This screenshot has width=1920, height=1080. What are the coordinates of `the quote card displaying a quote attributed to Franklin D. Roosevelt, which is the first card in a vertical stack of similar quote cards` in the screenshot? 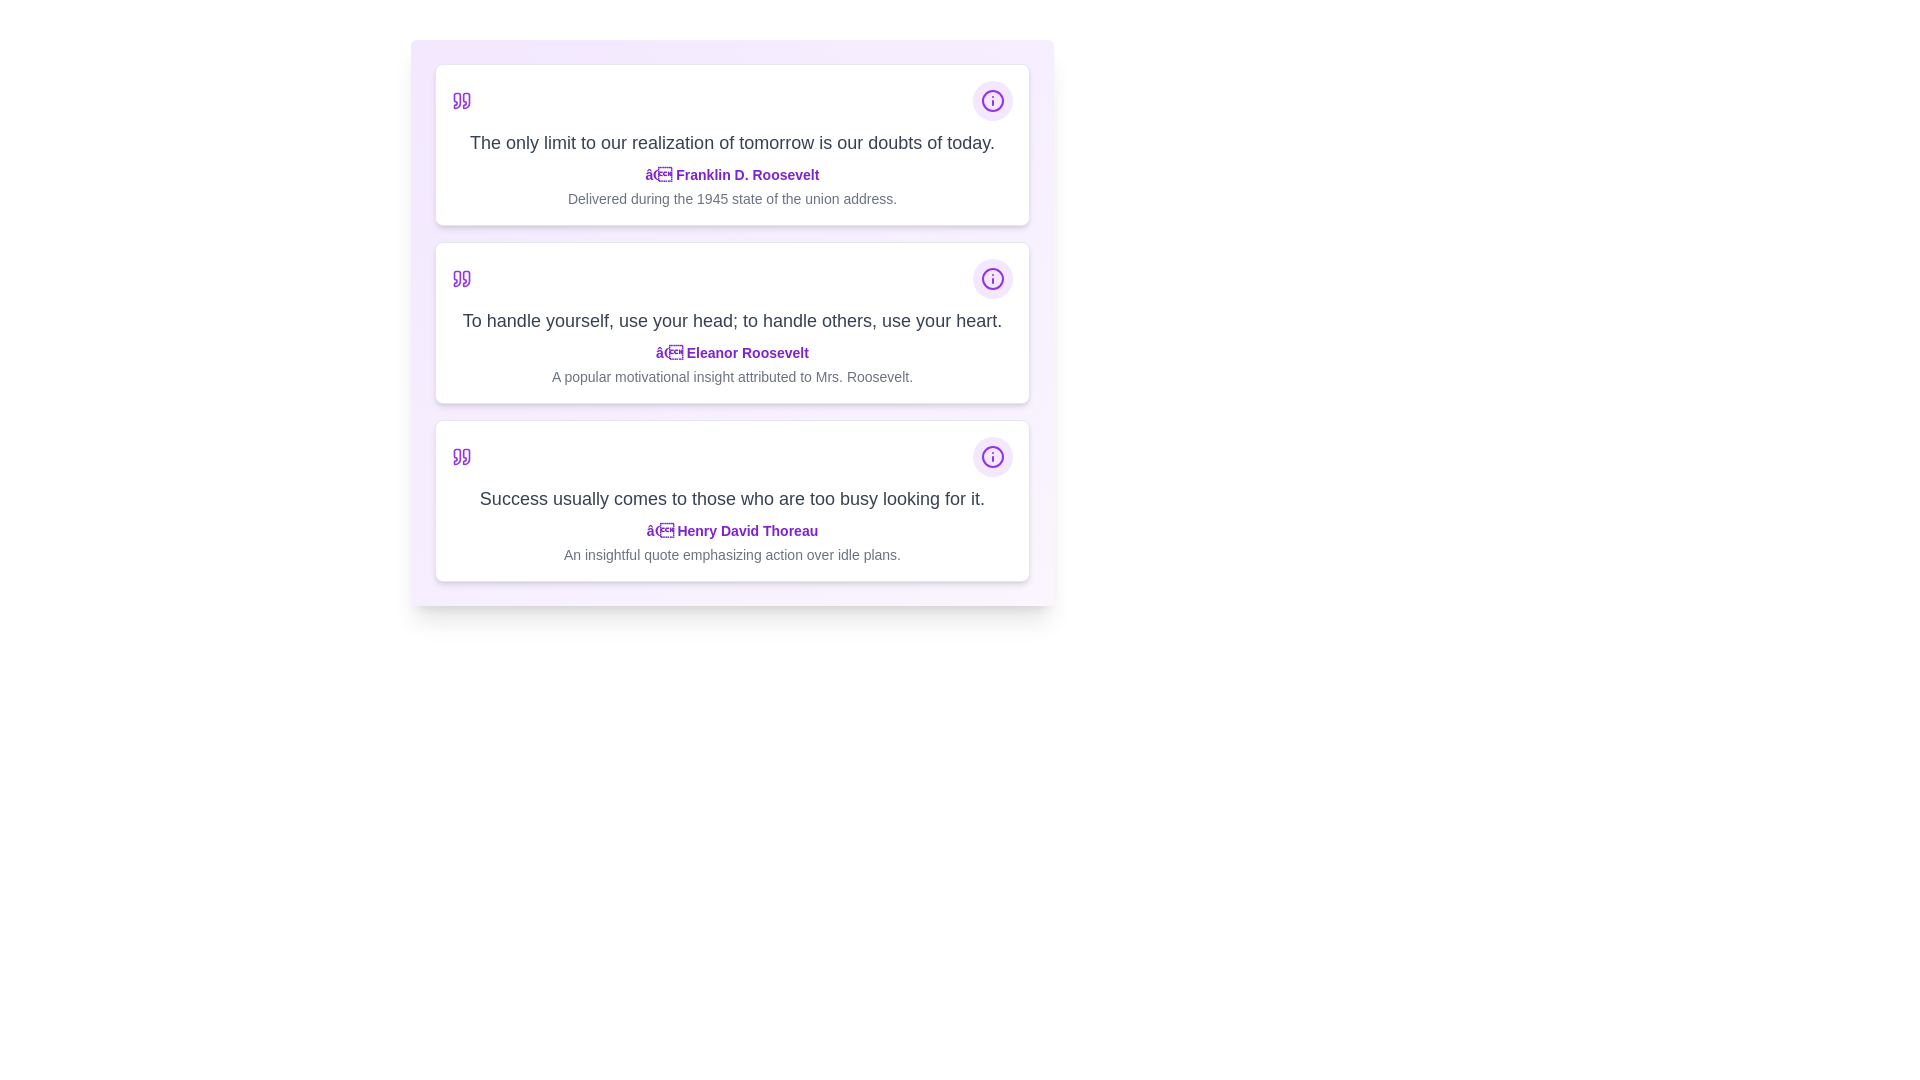 It's located at (731, 144).